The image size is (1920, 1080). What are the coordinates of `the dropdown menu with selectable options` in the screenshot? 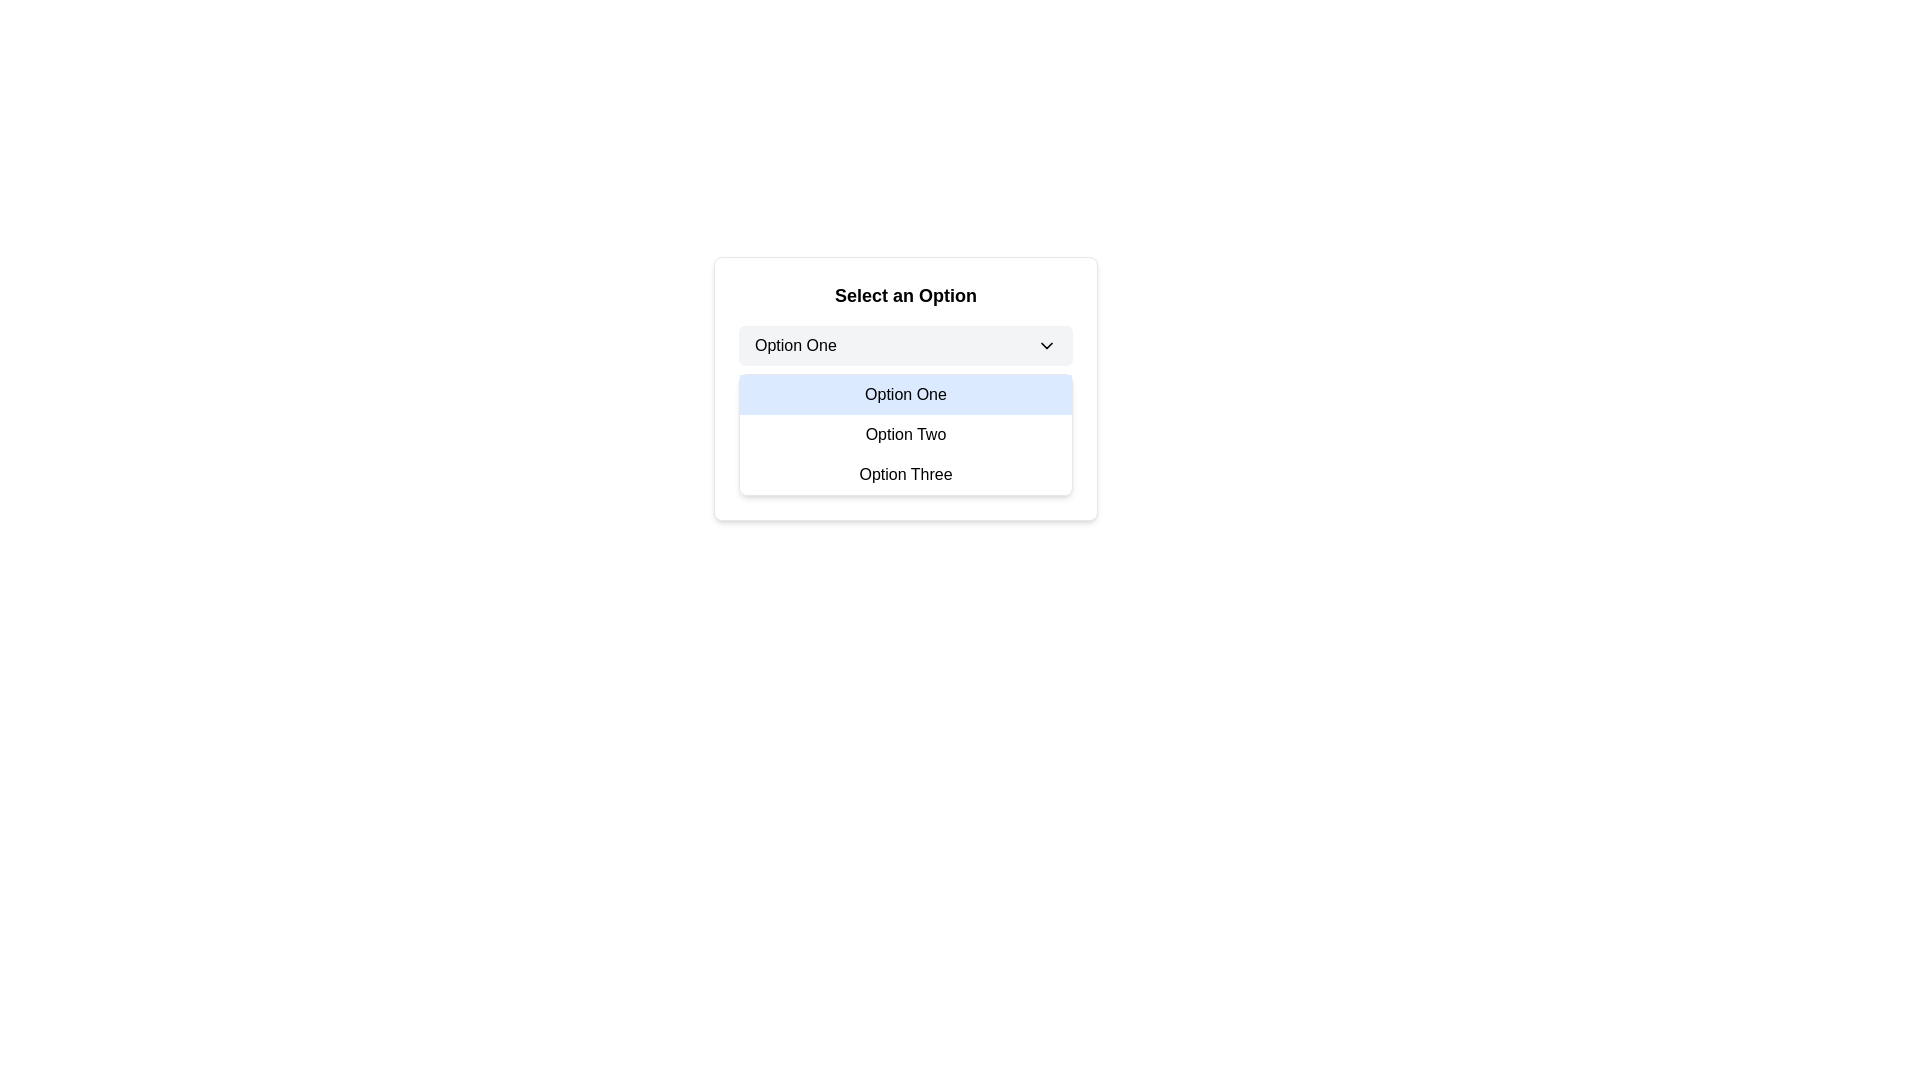 It's located at (905, 434).